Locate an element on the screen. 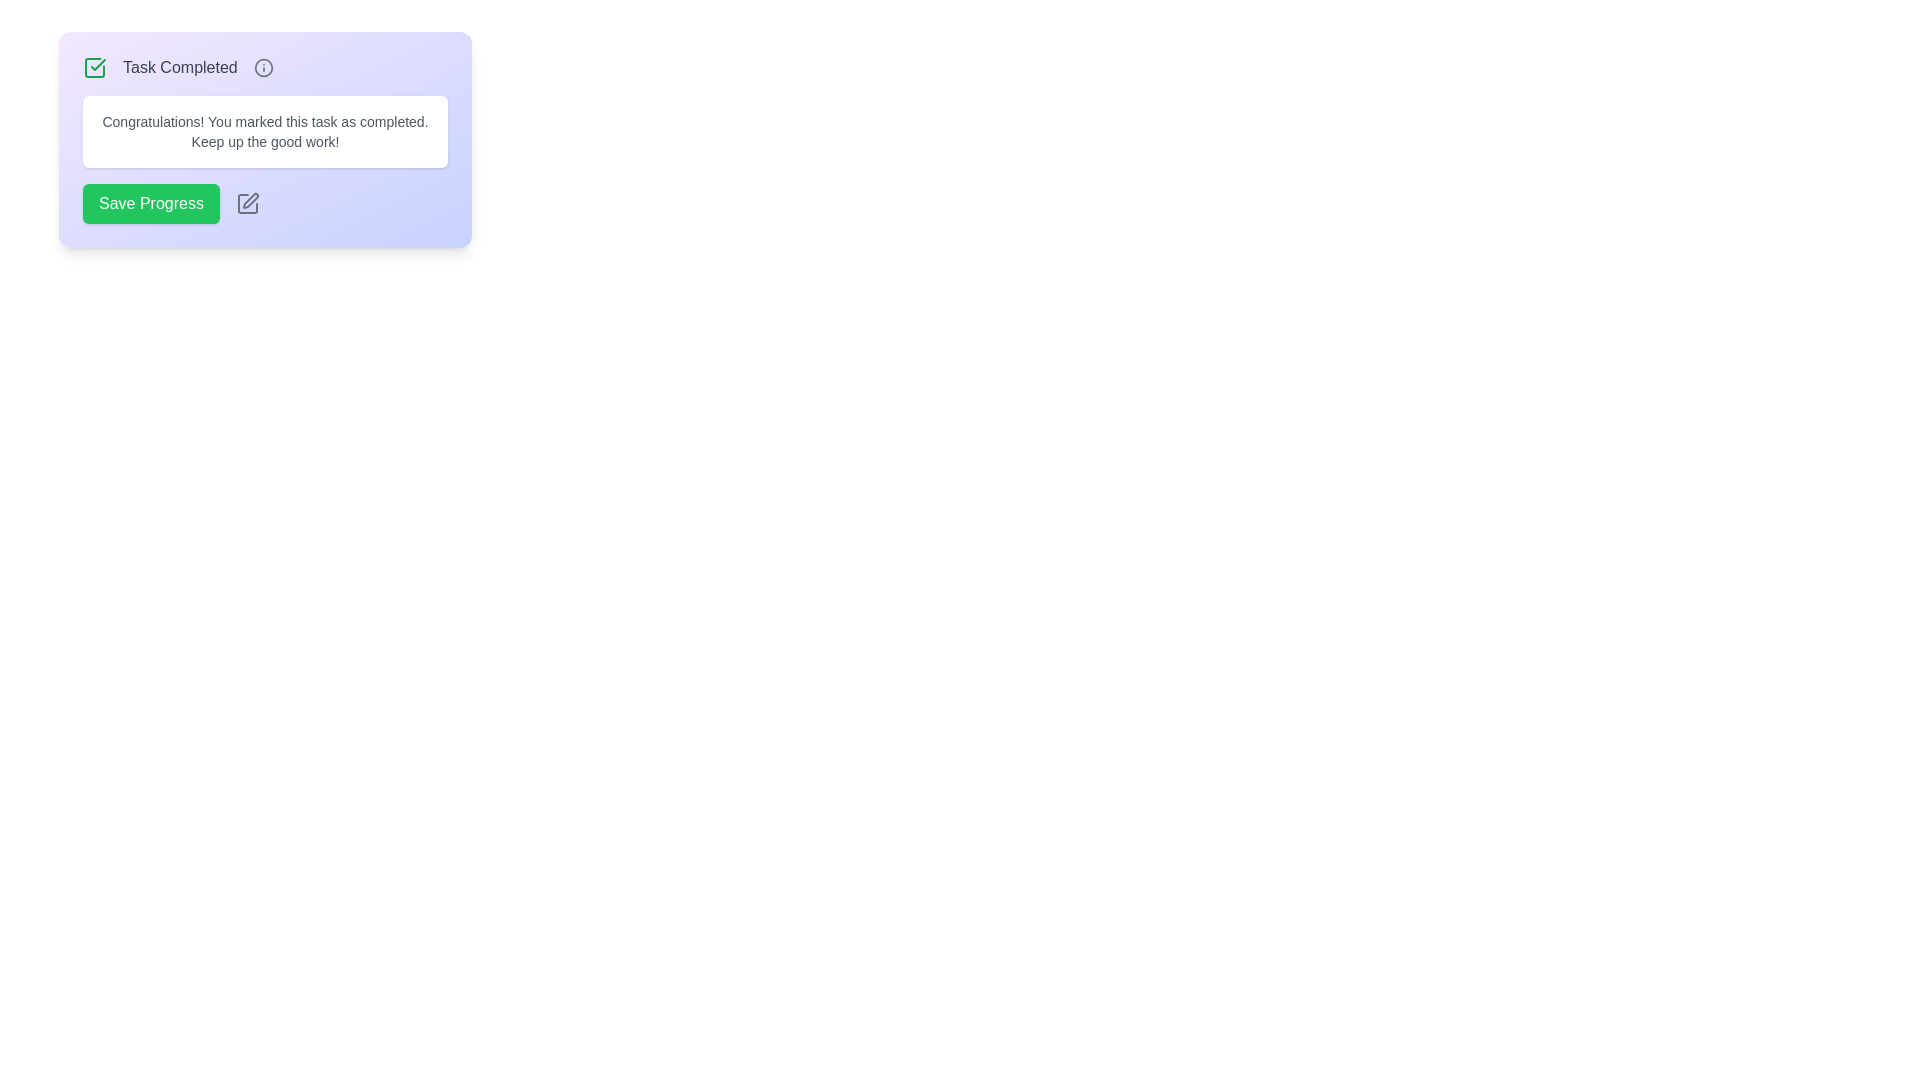 This screenshot has width=1920, height=1080. the green checkmark icon within a square outline, which is the first item in the group to the left of the 'Task Completed' text is located at coordinates (94, 67).